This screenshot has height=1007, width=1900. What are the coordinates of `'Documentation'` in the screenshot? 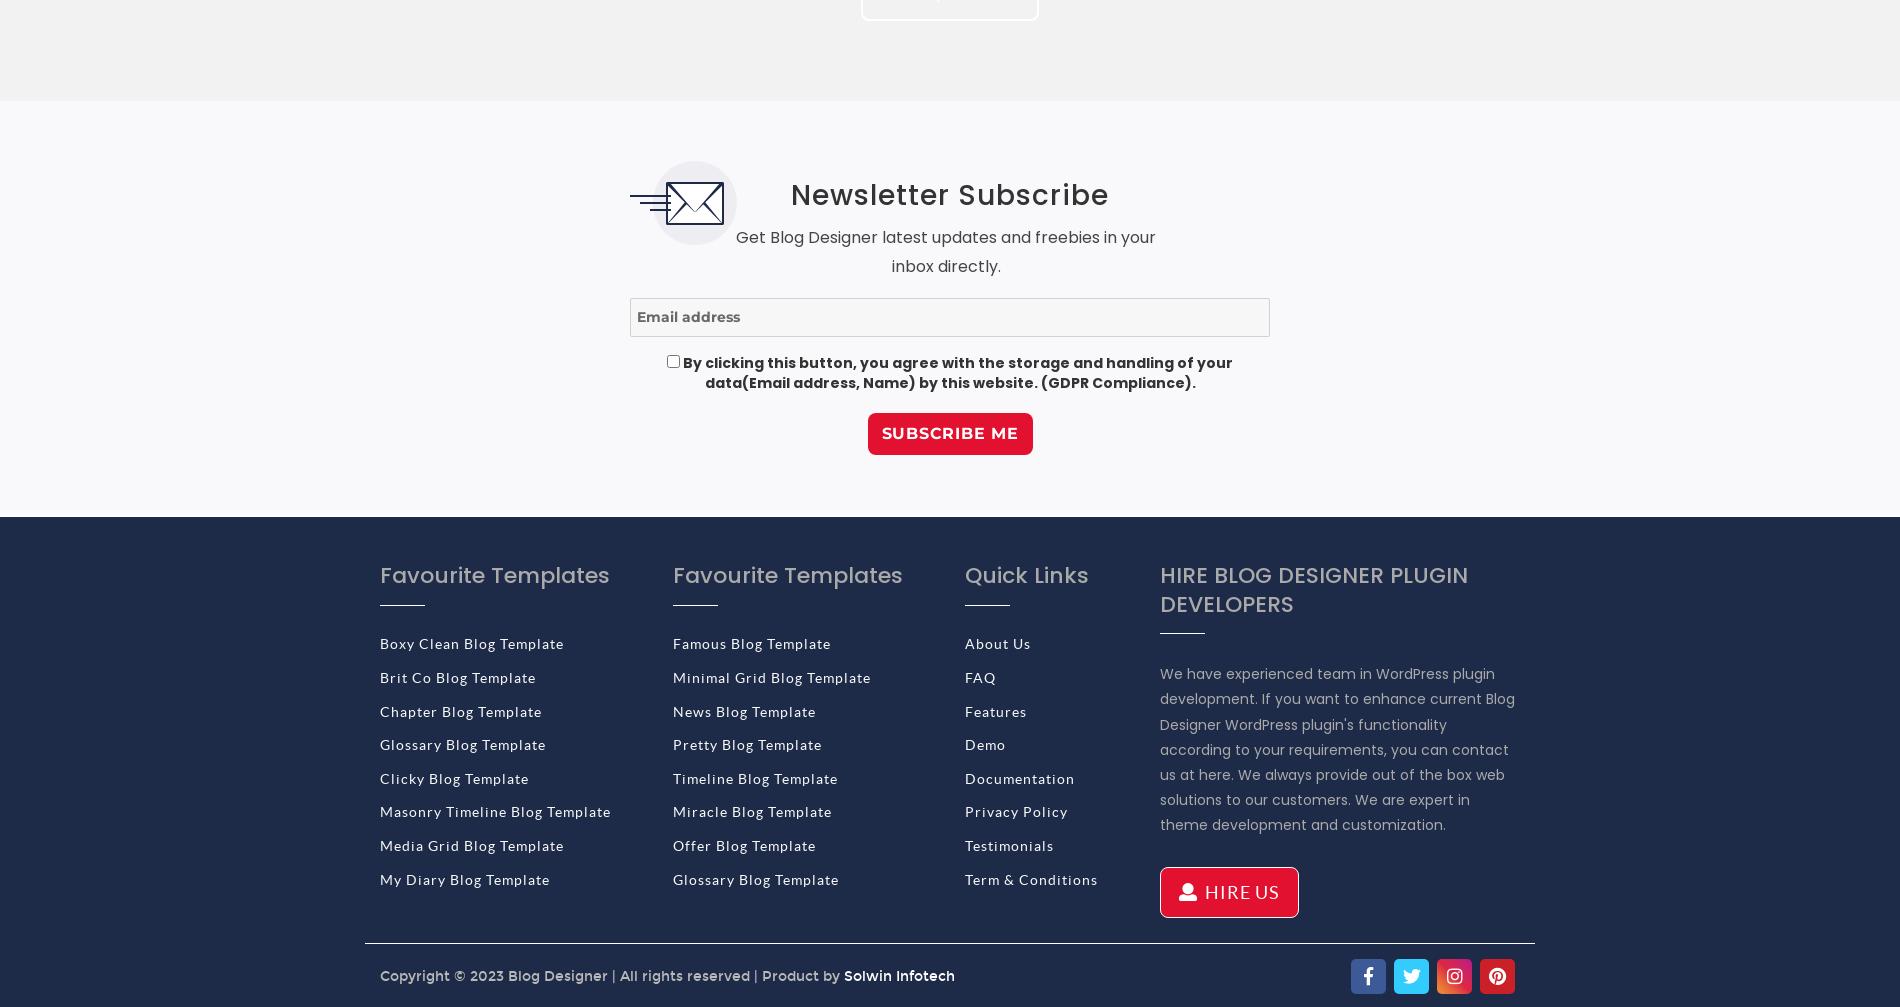 It's located at (965, 777).